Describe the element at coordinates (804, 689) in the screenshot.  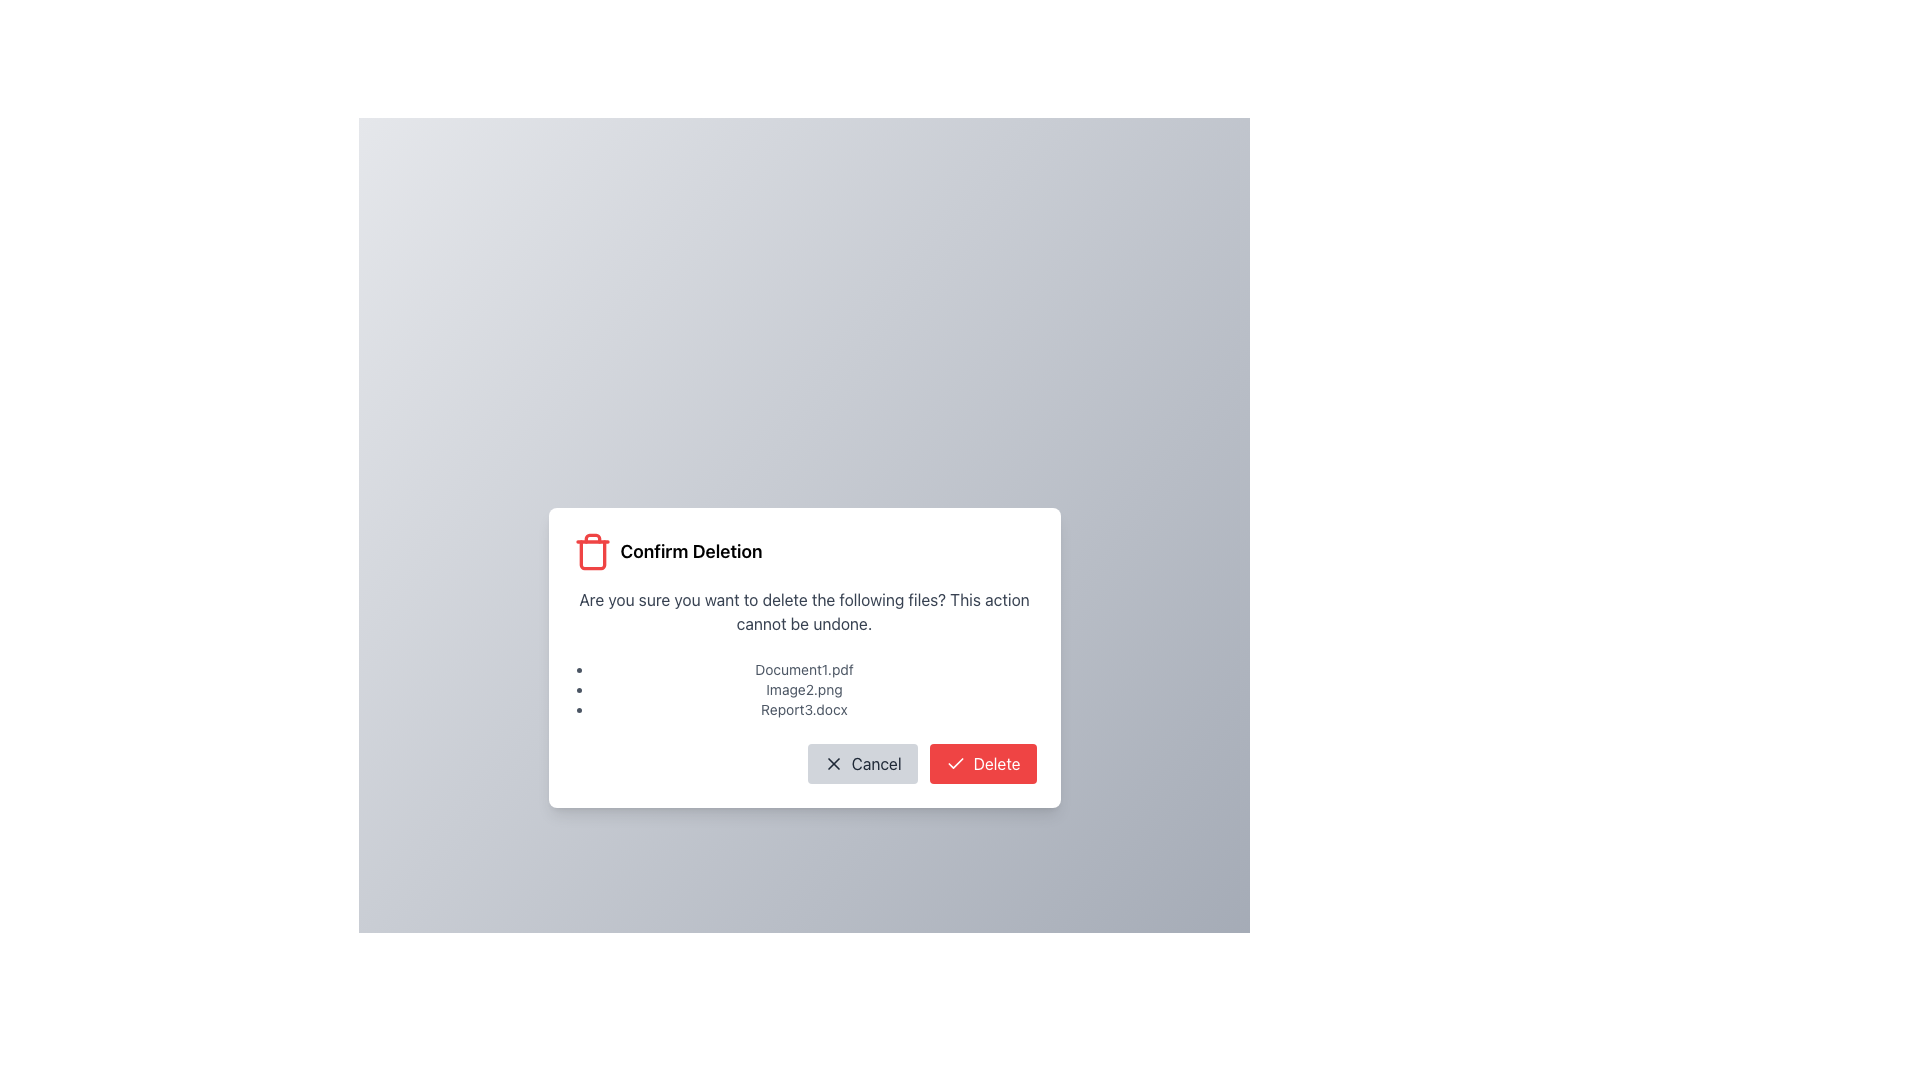
I see `the text label displaying 'Image2.png', which is the second item in a vertical list of three elements, positioned below 'Document1.pdf' and above 'Report3.docx'` at that location.